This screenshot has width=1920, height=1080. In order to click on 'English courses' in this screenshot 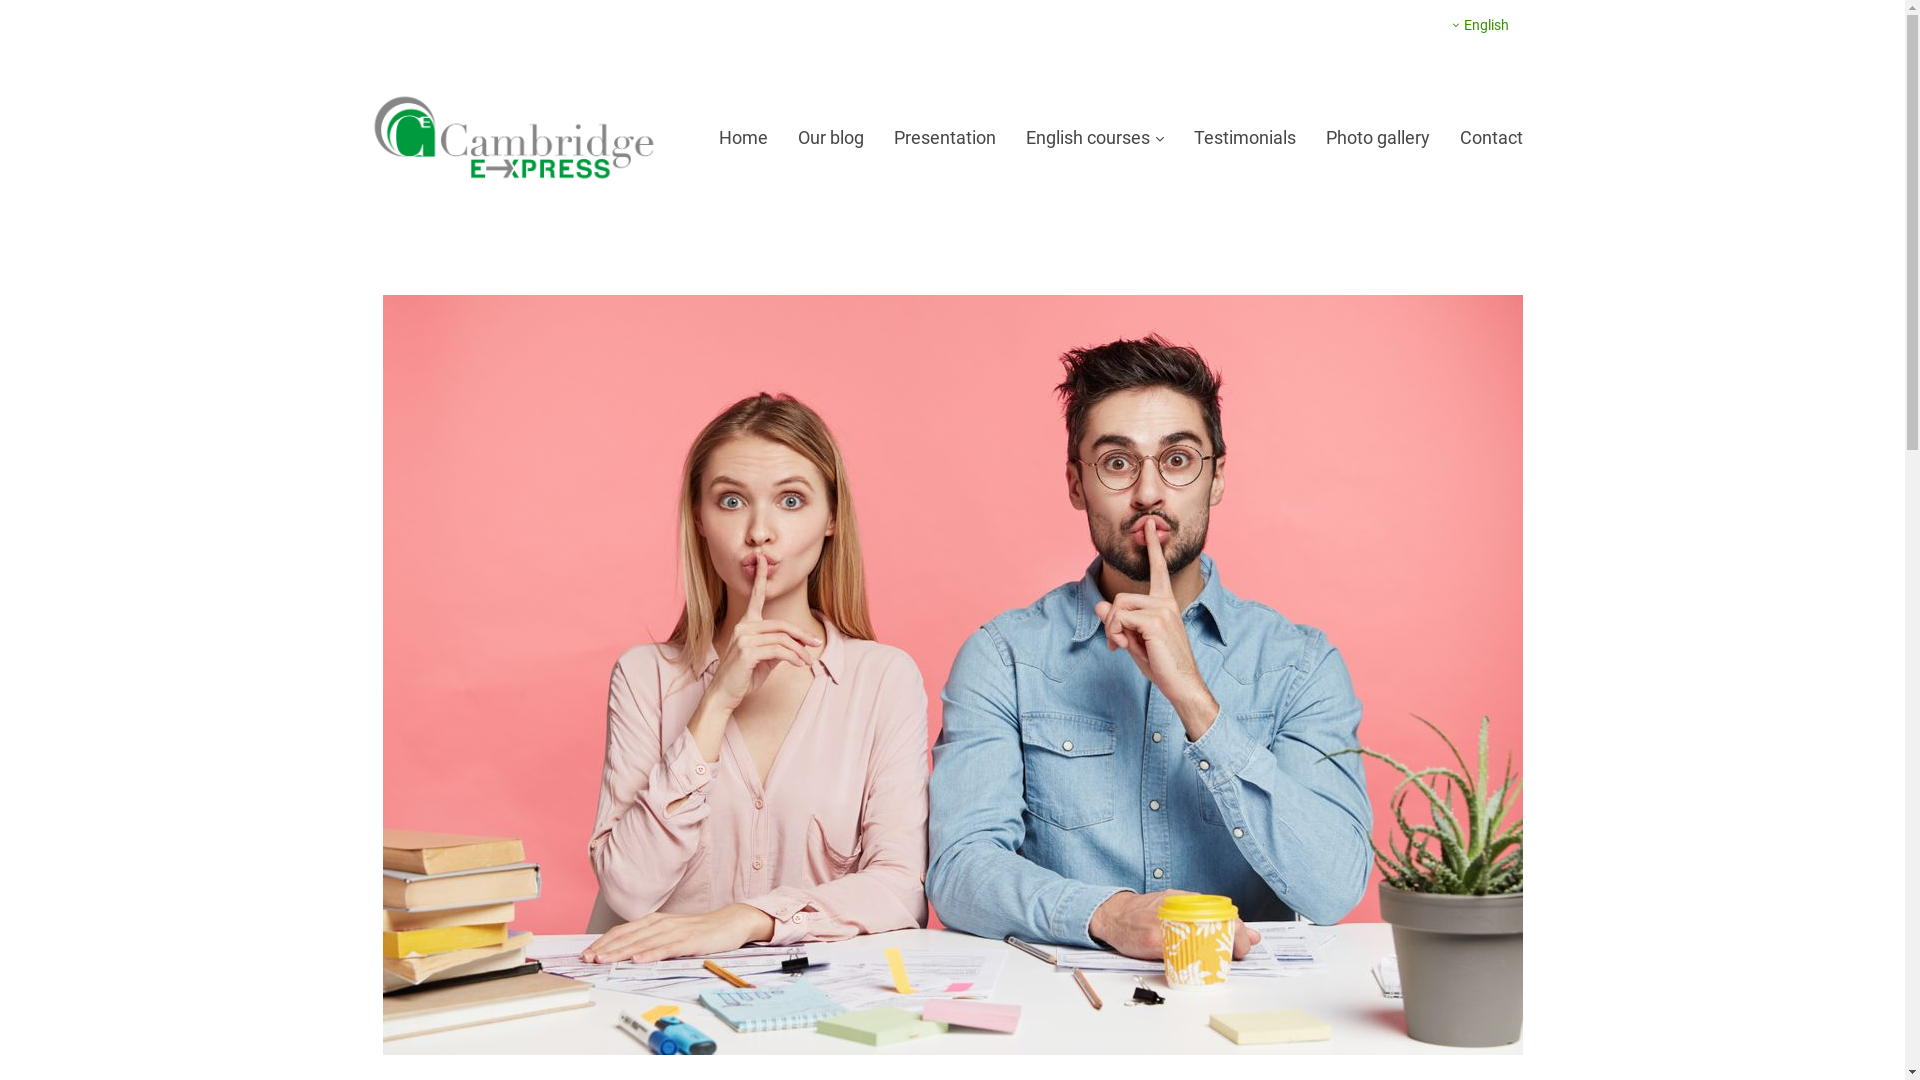, I will do `click(1093, 136)`.